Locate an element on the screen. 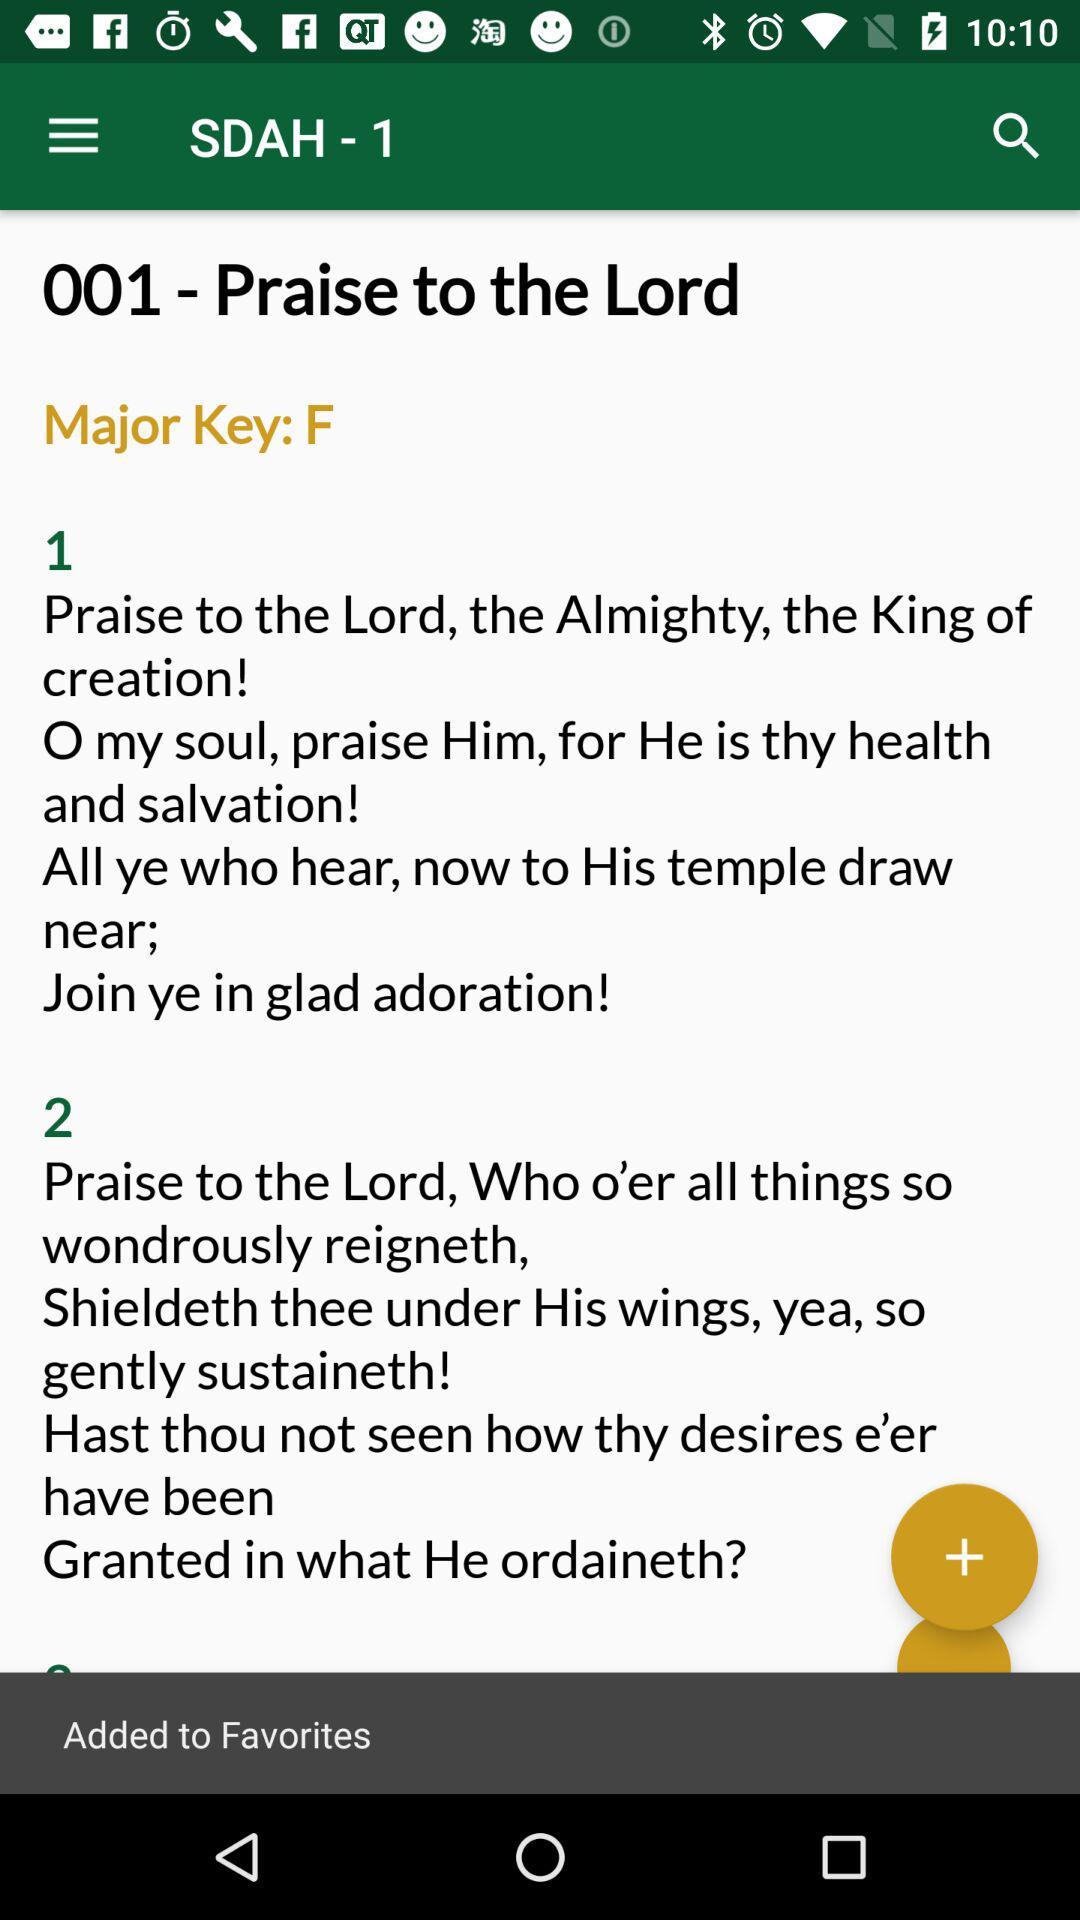  to favorites is located at coordinates (963, 1554).